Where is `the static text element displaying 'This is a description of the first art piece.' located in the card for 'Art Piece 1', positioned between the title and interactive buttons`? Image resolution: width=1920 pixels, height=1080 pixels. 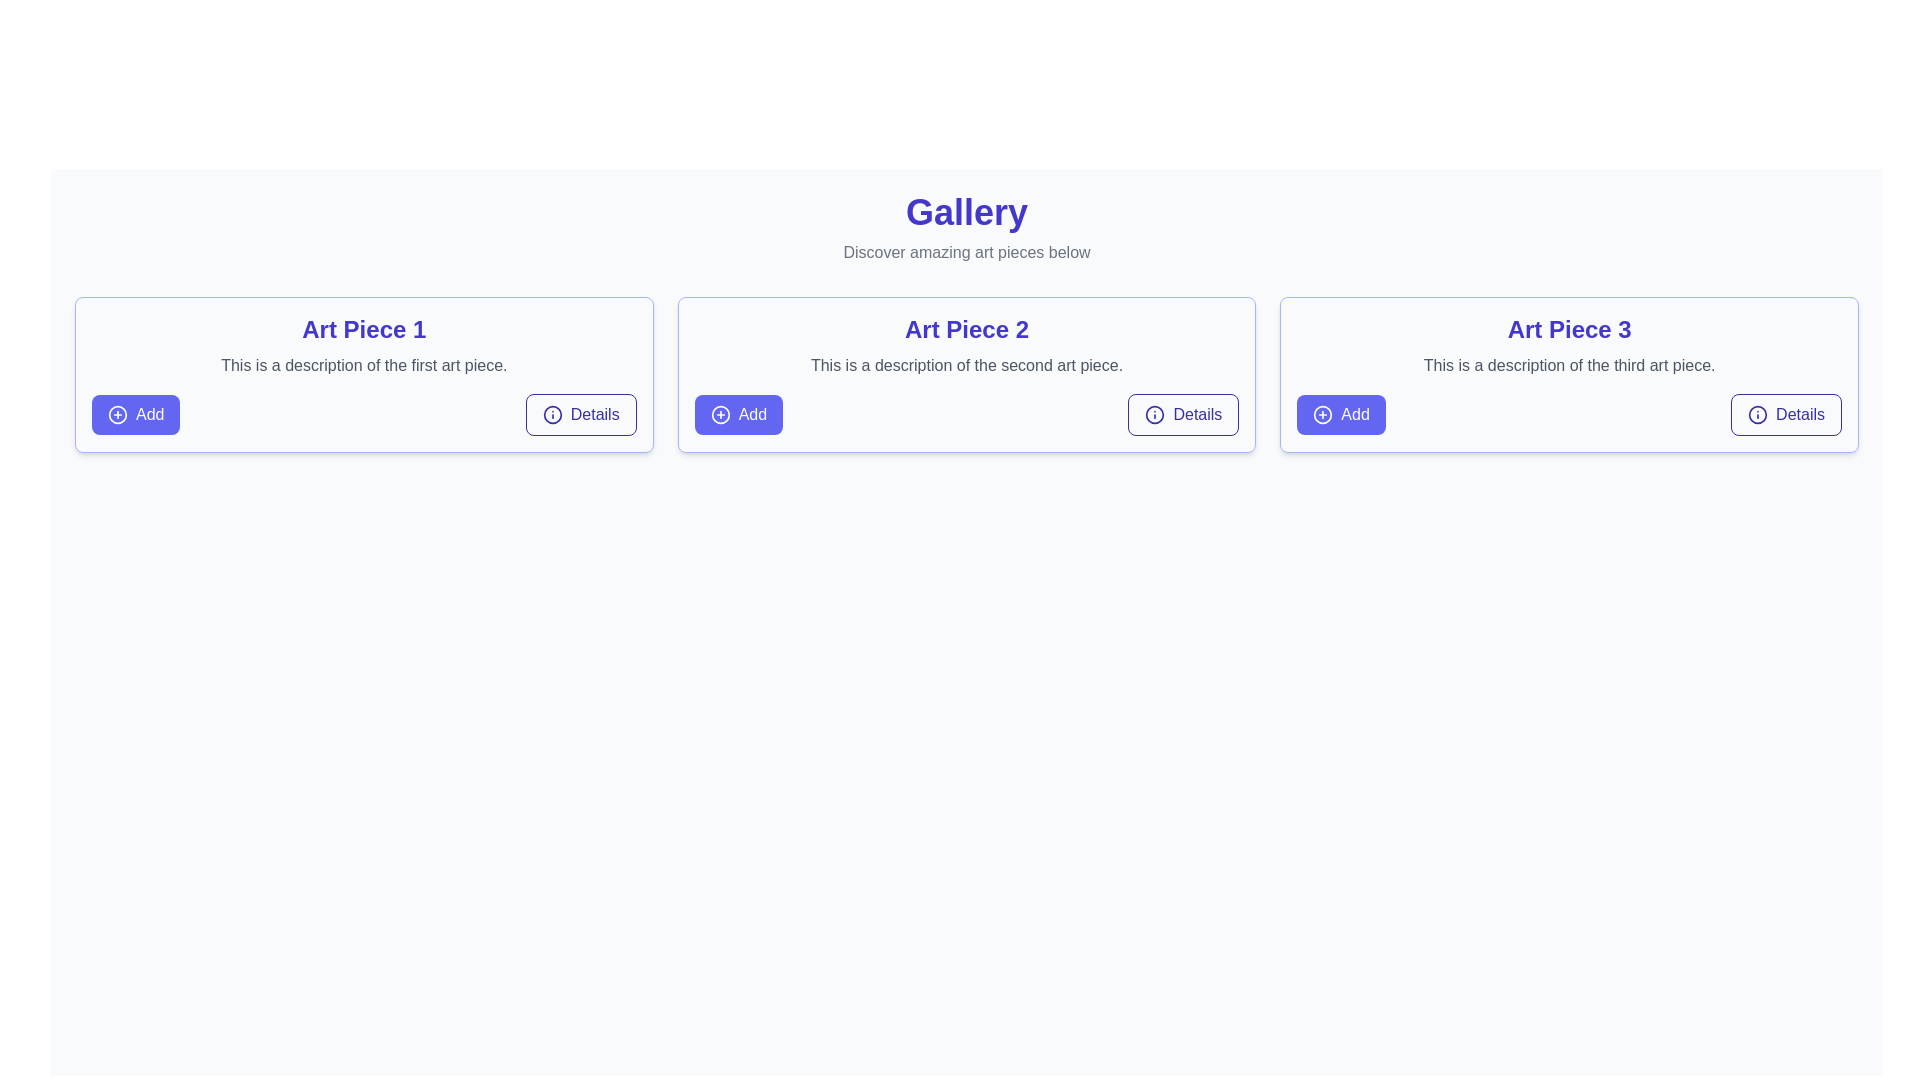 the static text element displaying 'This is a description of the first art piece.' located in the card for 'Art Piece 1', positioned between the title and interactive buttons is located at coordinates (364, 366).